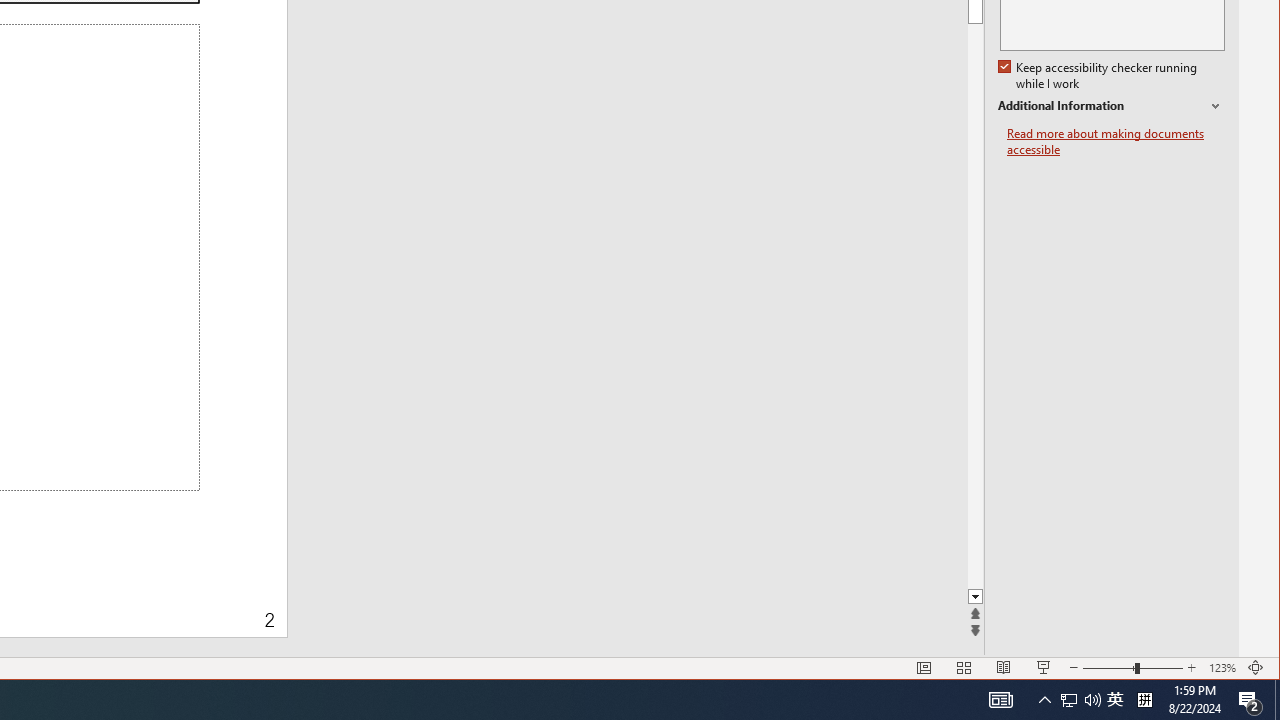  I want to click on 'Q2790: 100%', so click(1092, 698).